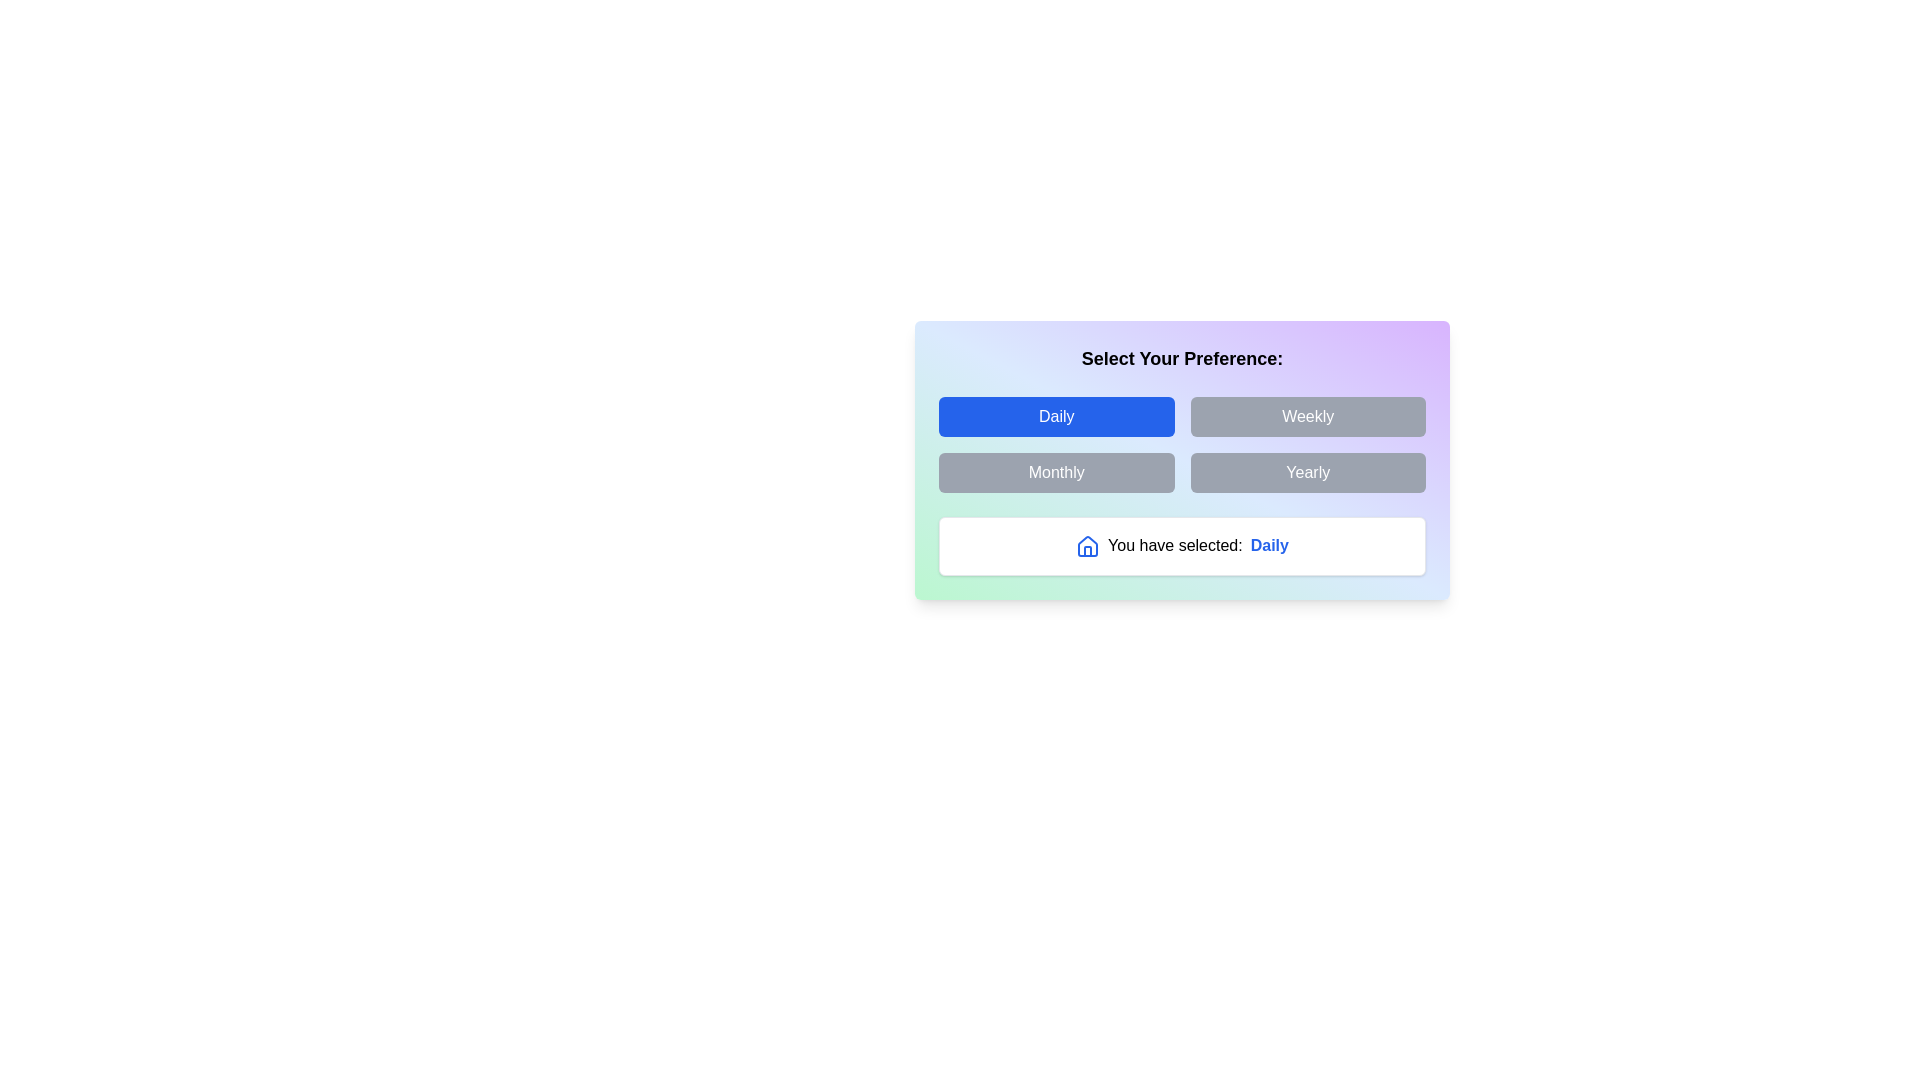  I want to click on the text indicating the selected time preference 'Daily', so click(1268, 545).